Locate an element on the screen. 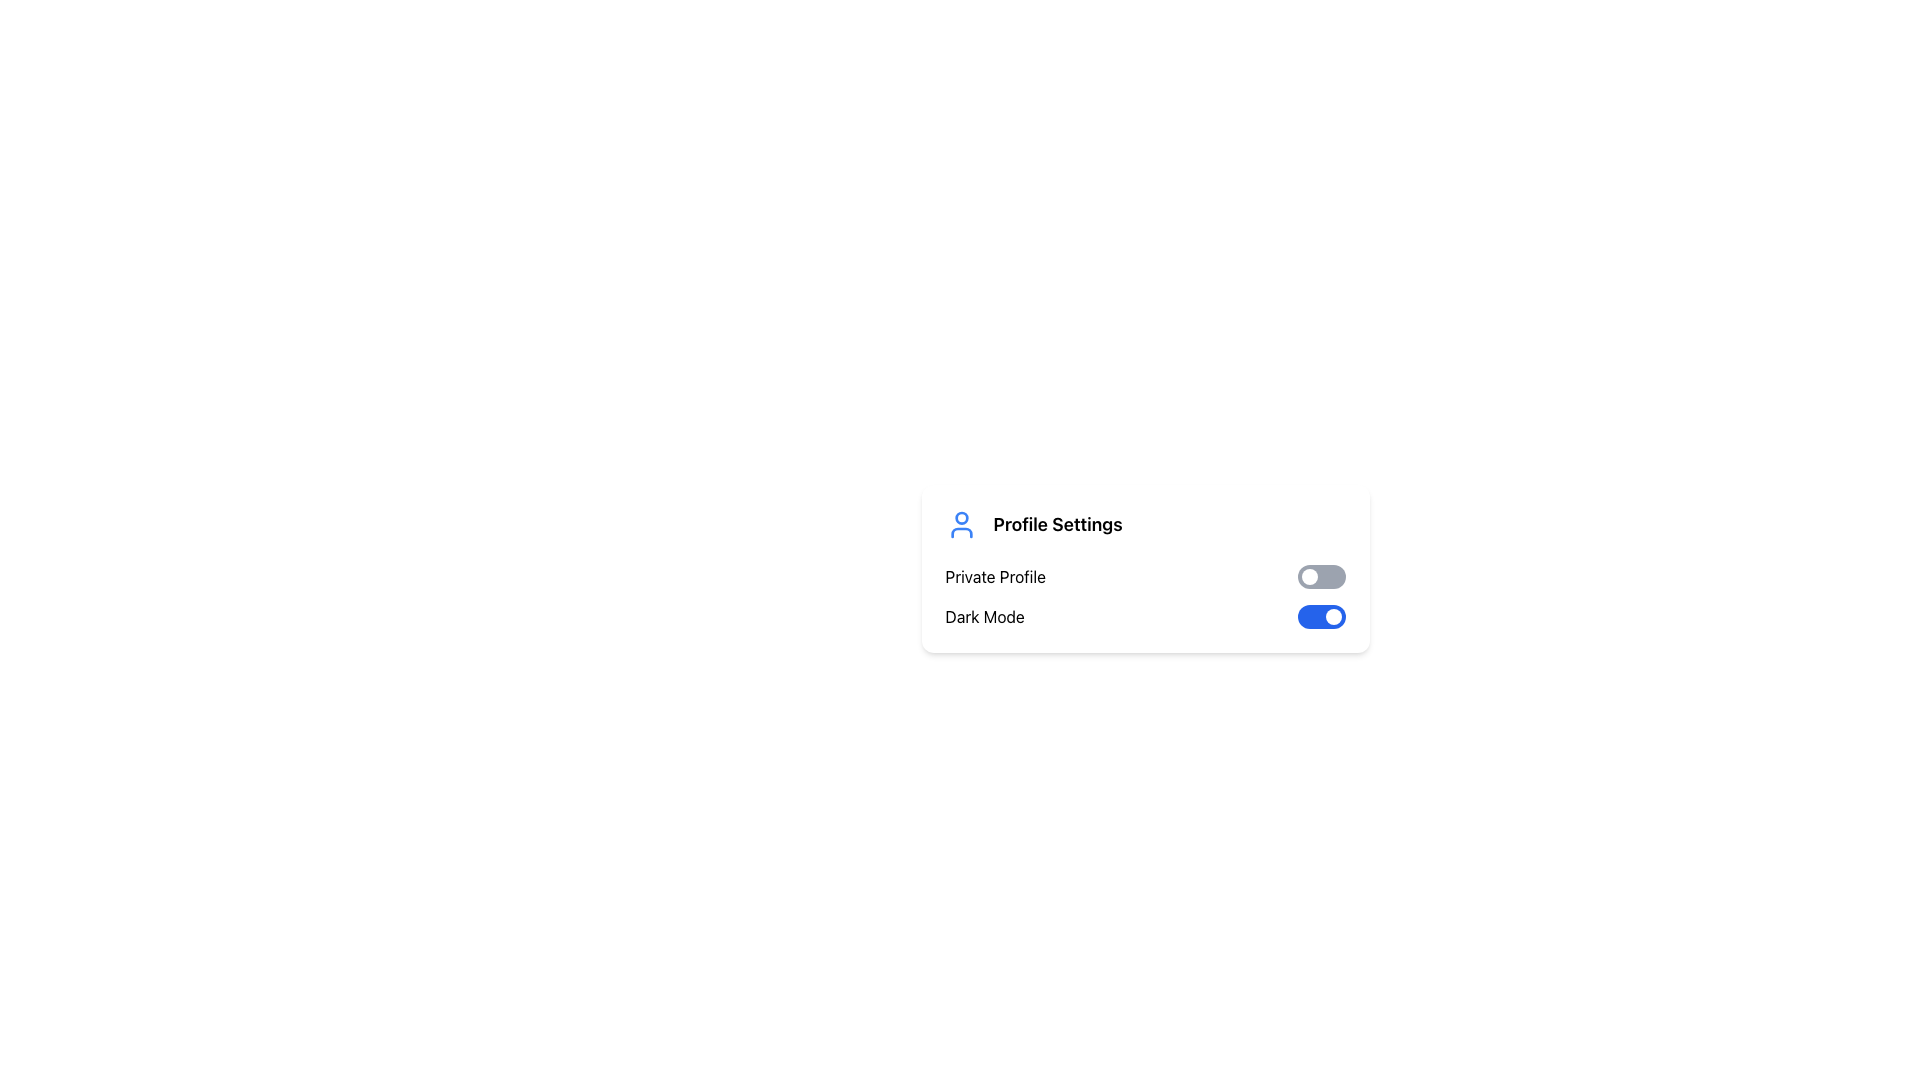  the toggle switch for 'Private Profile' to change its state, located in the top-right portion of the settings panel is located at coordinates (1321, 577).